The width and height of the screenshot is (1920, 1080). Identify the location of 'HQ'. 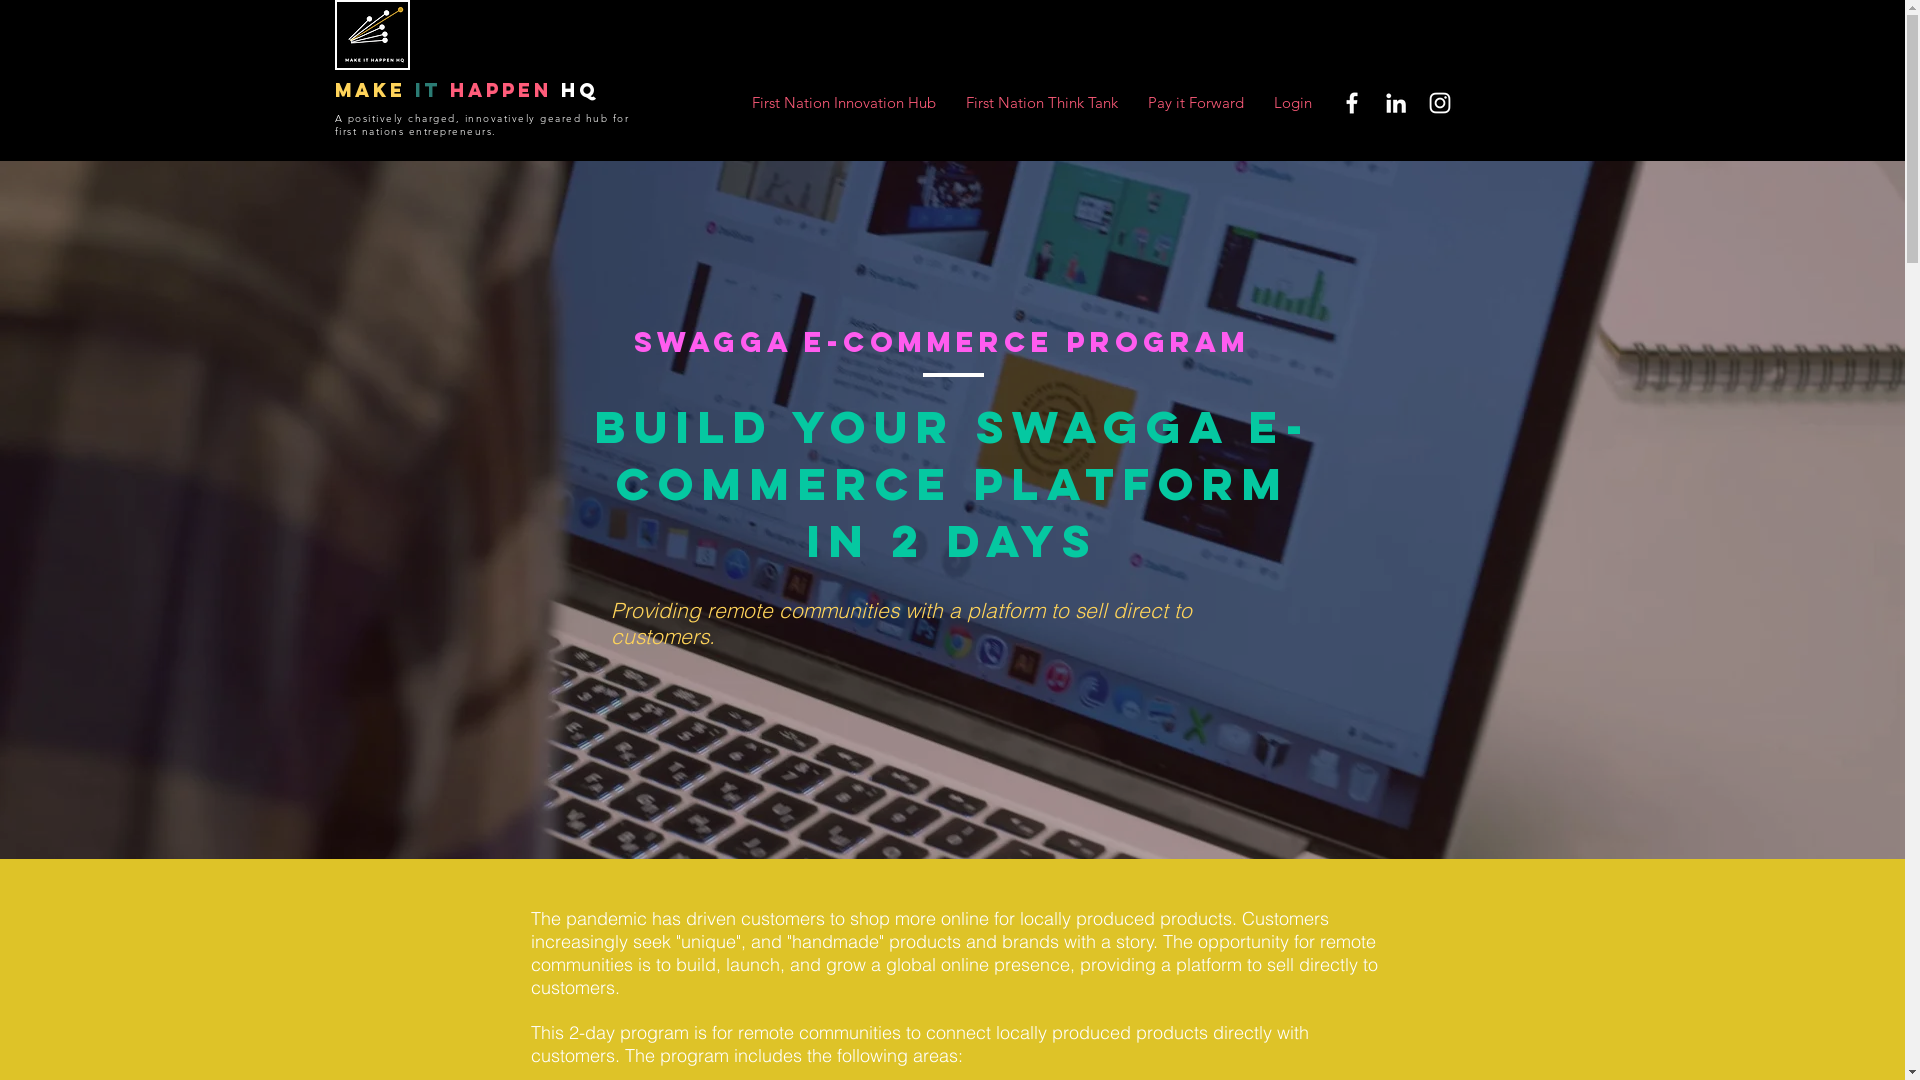
(574, 88).